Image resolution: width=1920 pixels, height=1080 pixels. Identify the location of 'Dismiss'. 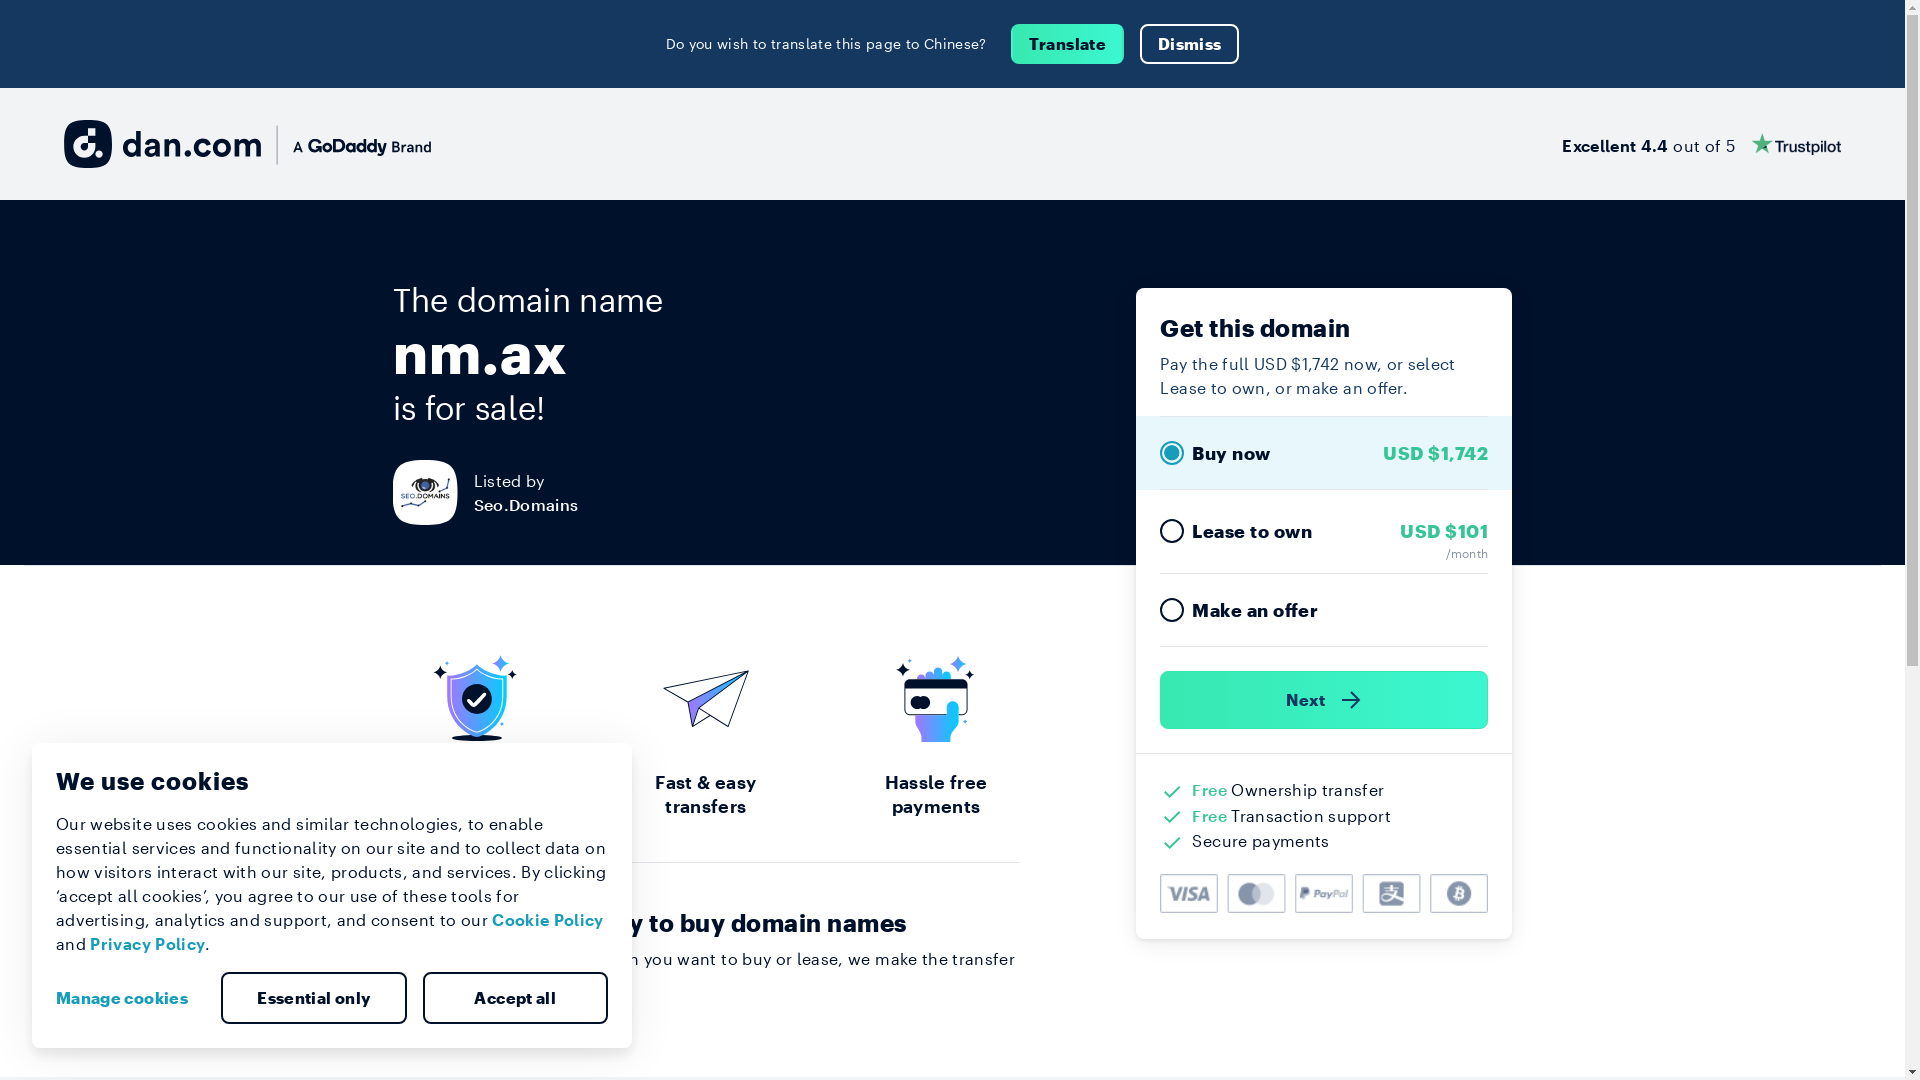
(1189, 43).